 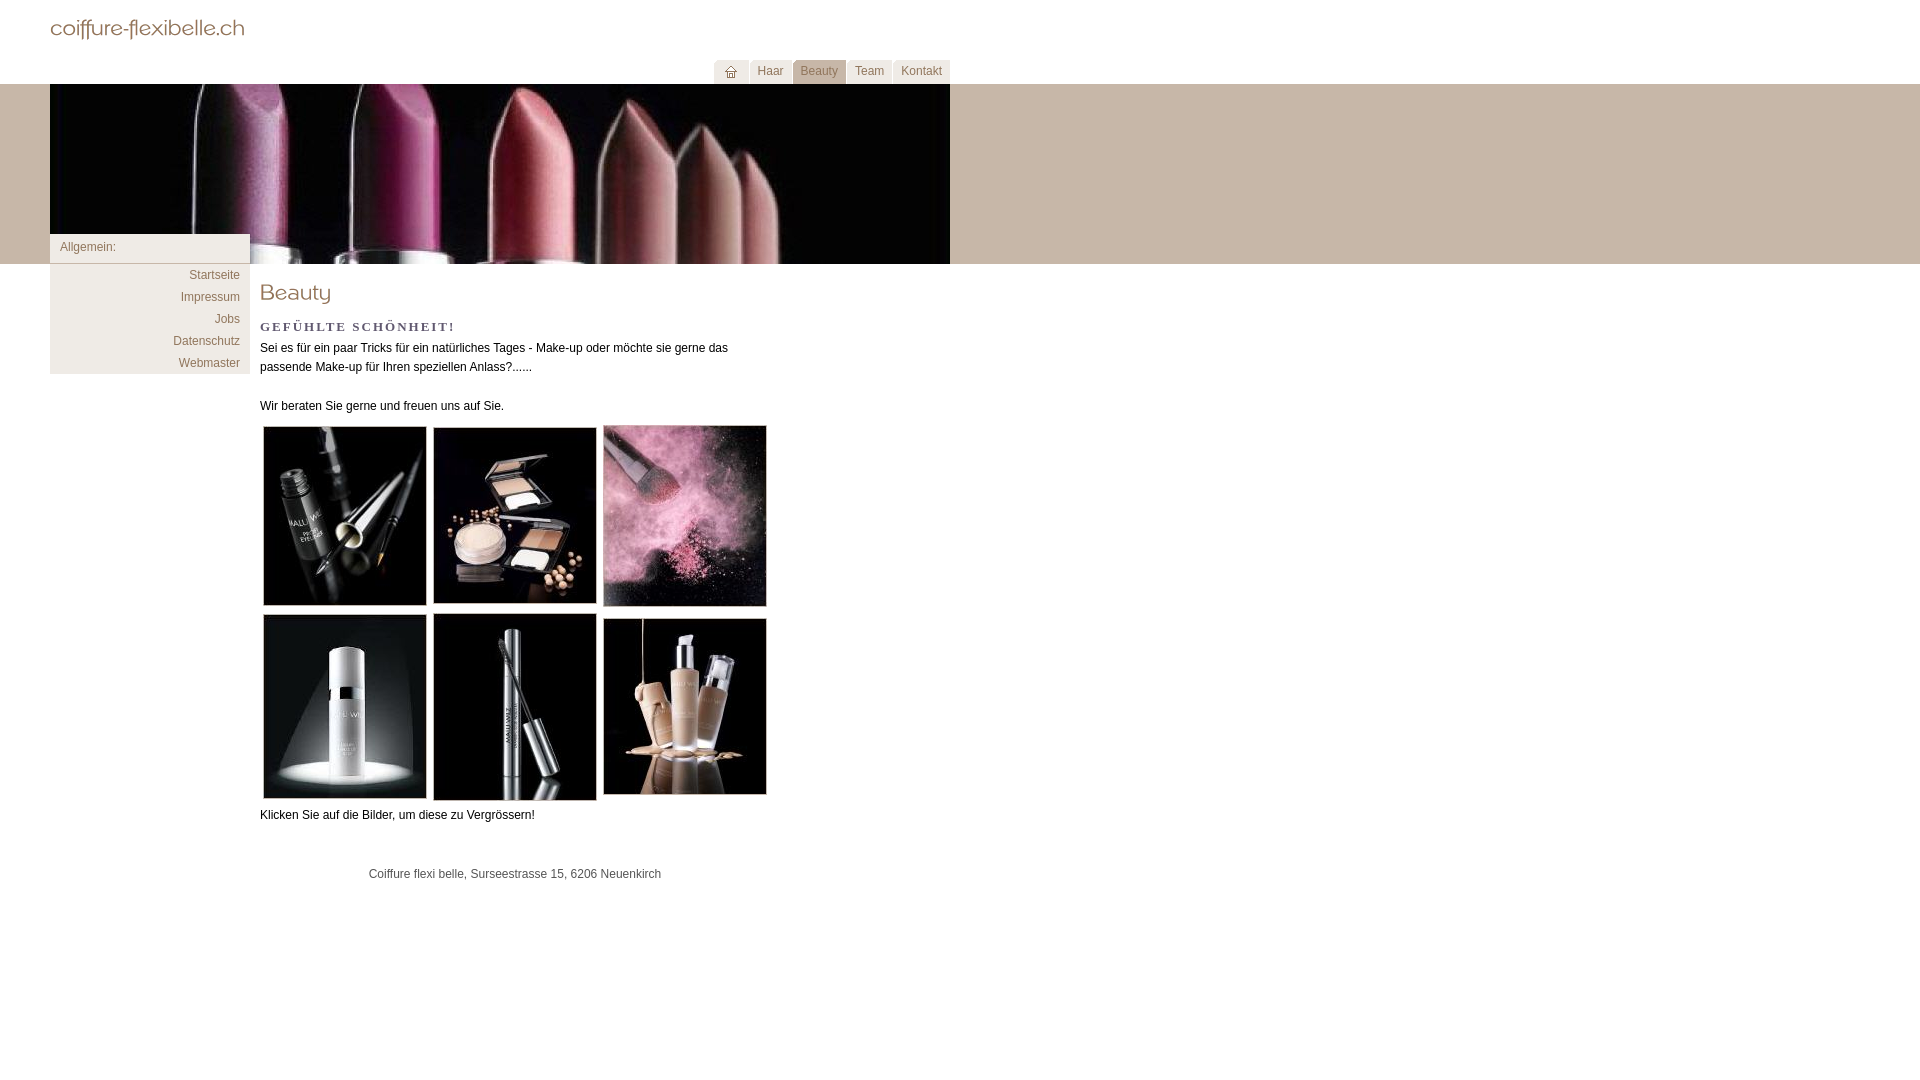 What do you see at coordinates (214, 274) in the screenshot?
I see `'Startseite'` at bounding box center [214, 274].